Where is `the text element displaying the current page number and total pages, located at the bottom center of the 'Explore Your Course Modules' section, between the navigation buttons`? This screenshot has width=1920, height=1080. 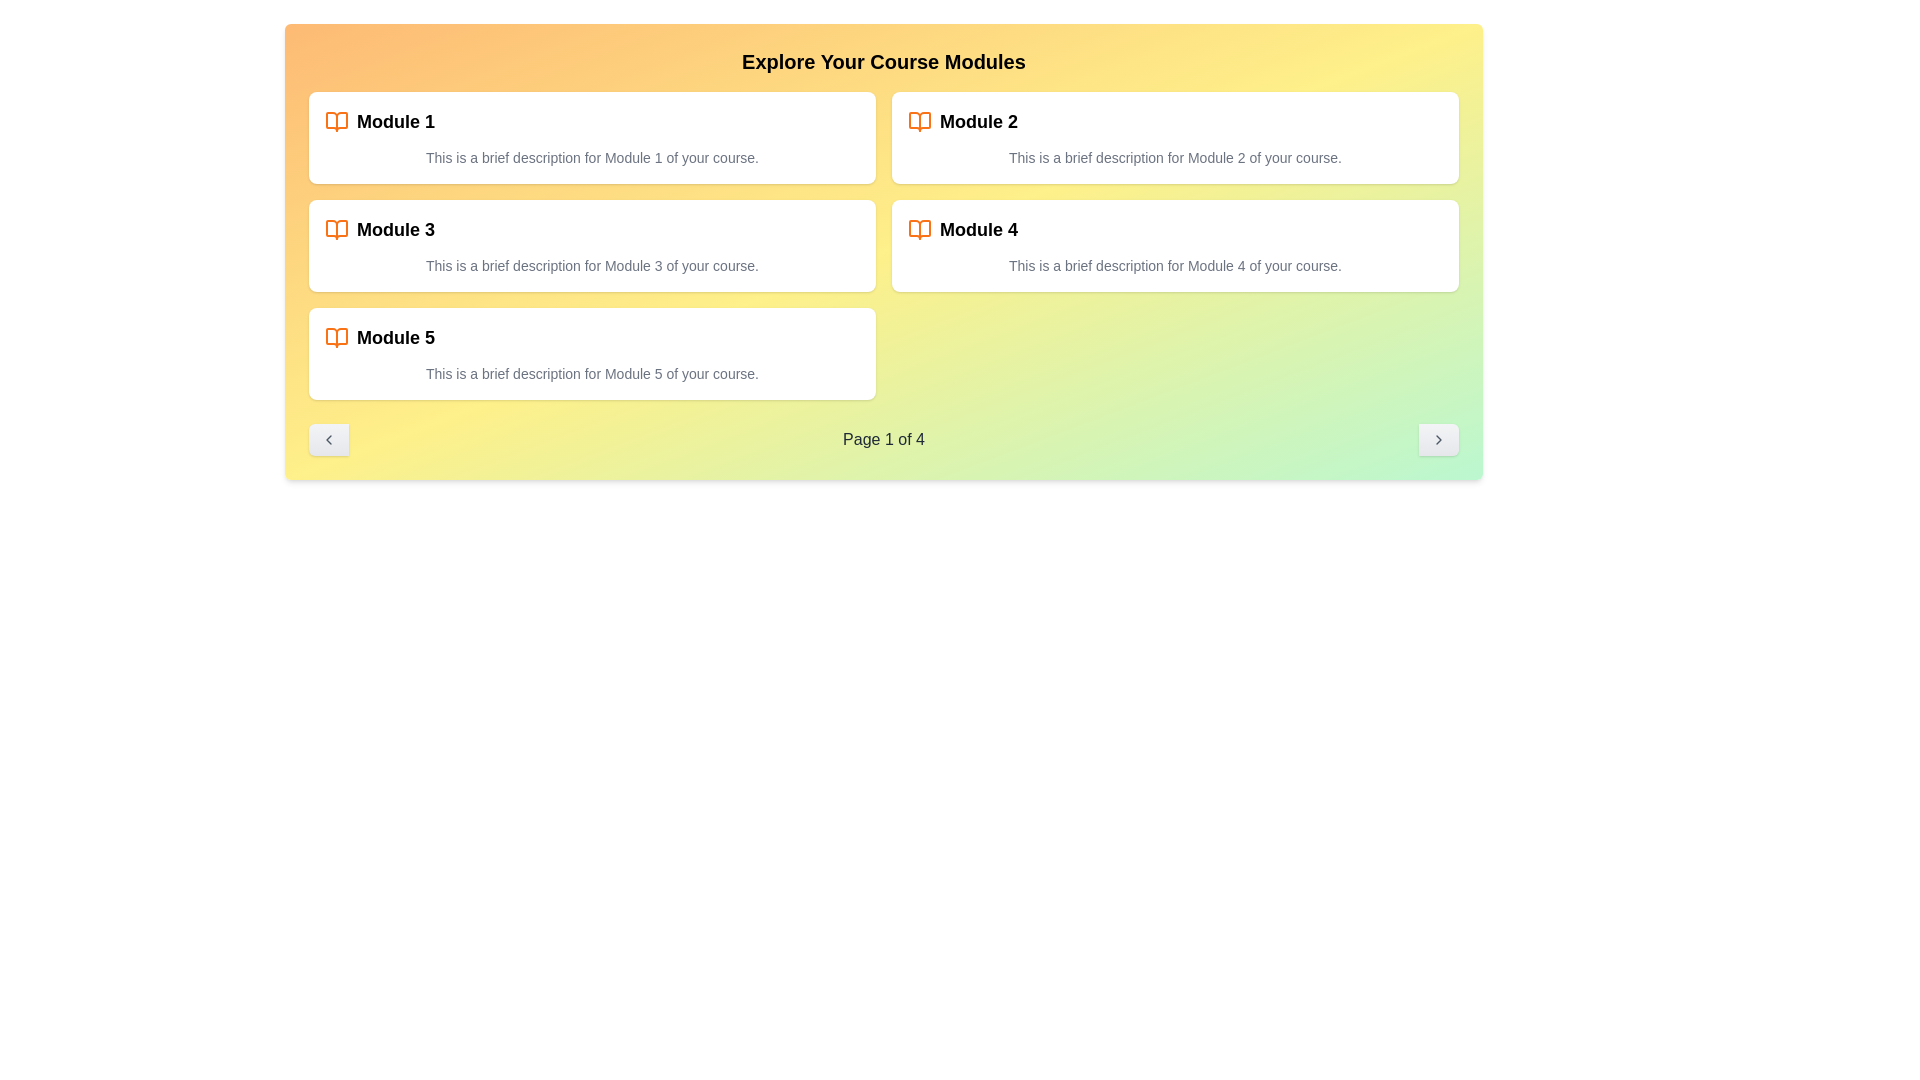
the text element displaying the current page number and total pages, located at the bottom center of the 'Explore Your Course Modules' section, between the navigation buttons is located at coordinates (882, 438).